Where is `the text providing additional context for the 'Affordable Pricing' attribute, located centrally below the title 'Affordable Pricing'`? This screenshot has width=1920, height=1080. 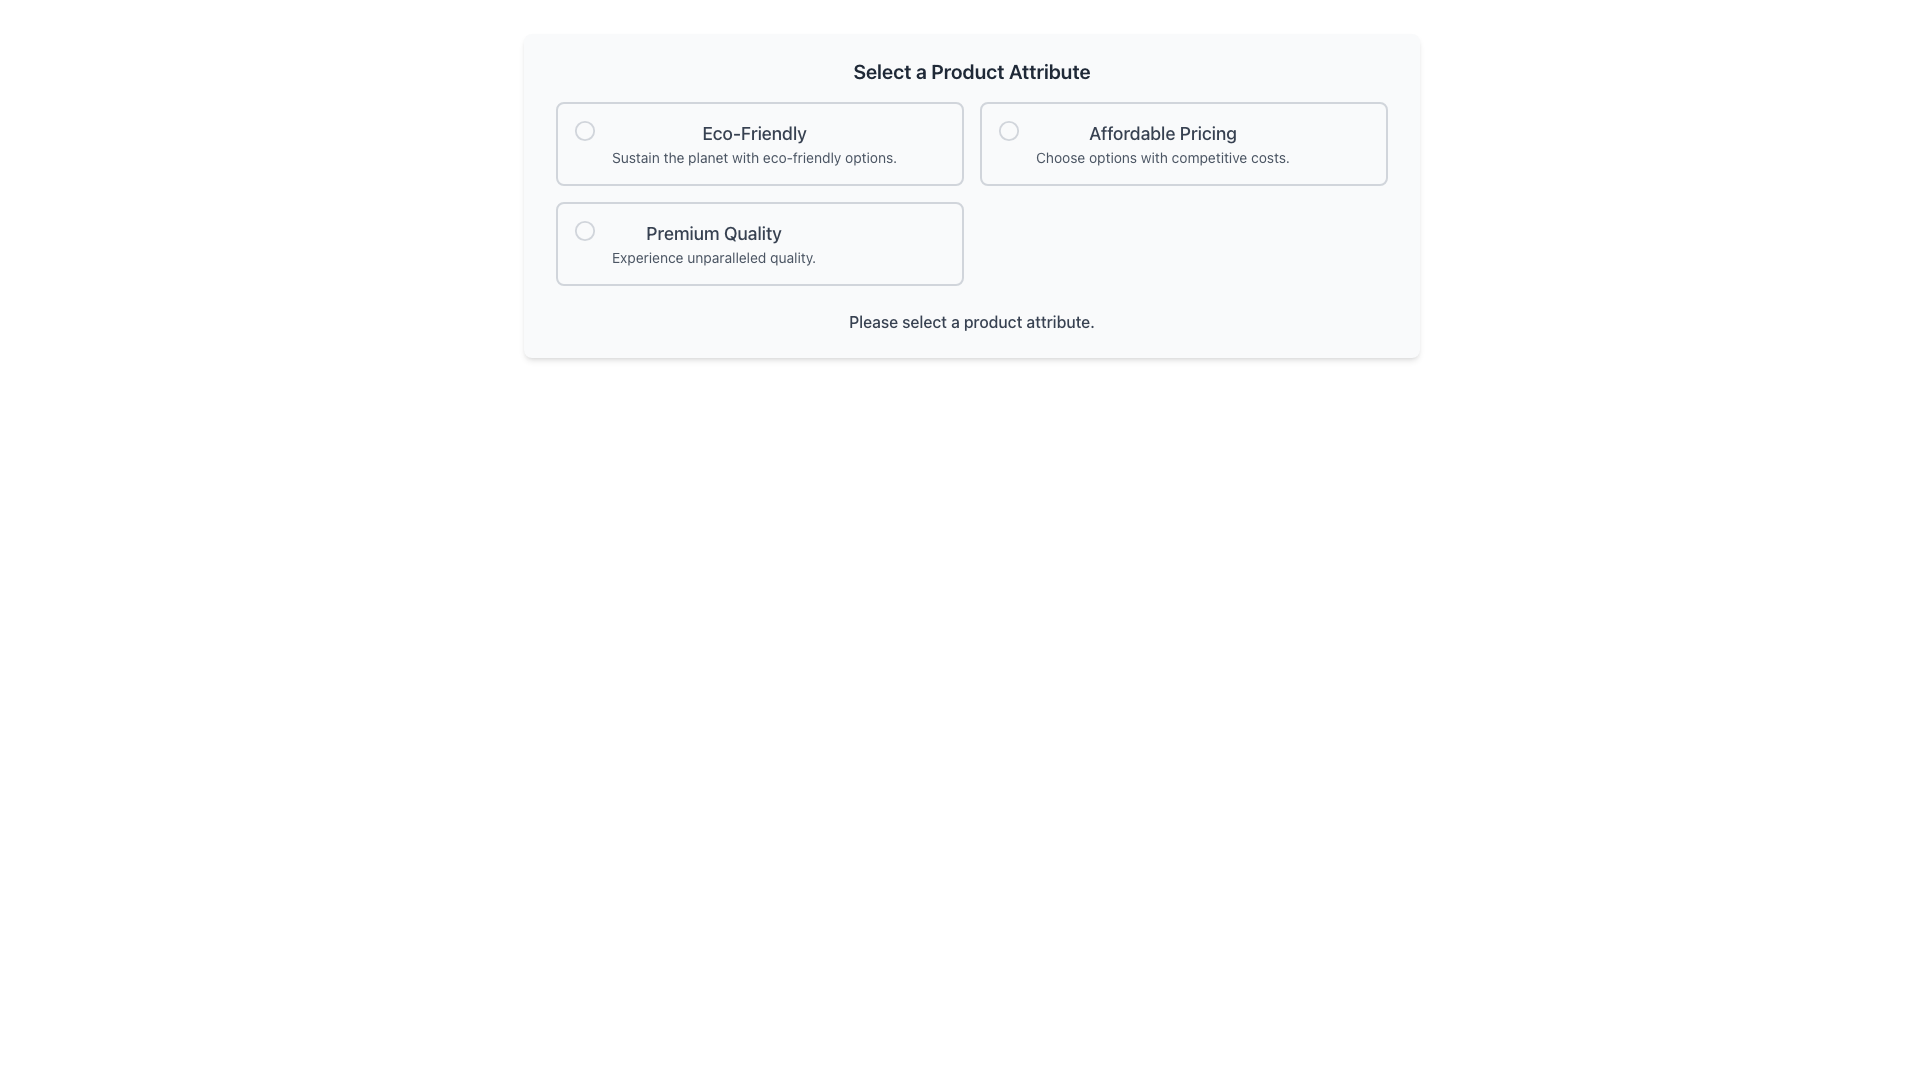 the text providing additional context for the 'Affordable Pricing' attribute, located centrally below the title 'Affordable Pricing' is located at coordinates (1162, 157).